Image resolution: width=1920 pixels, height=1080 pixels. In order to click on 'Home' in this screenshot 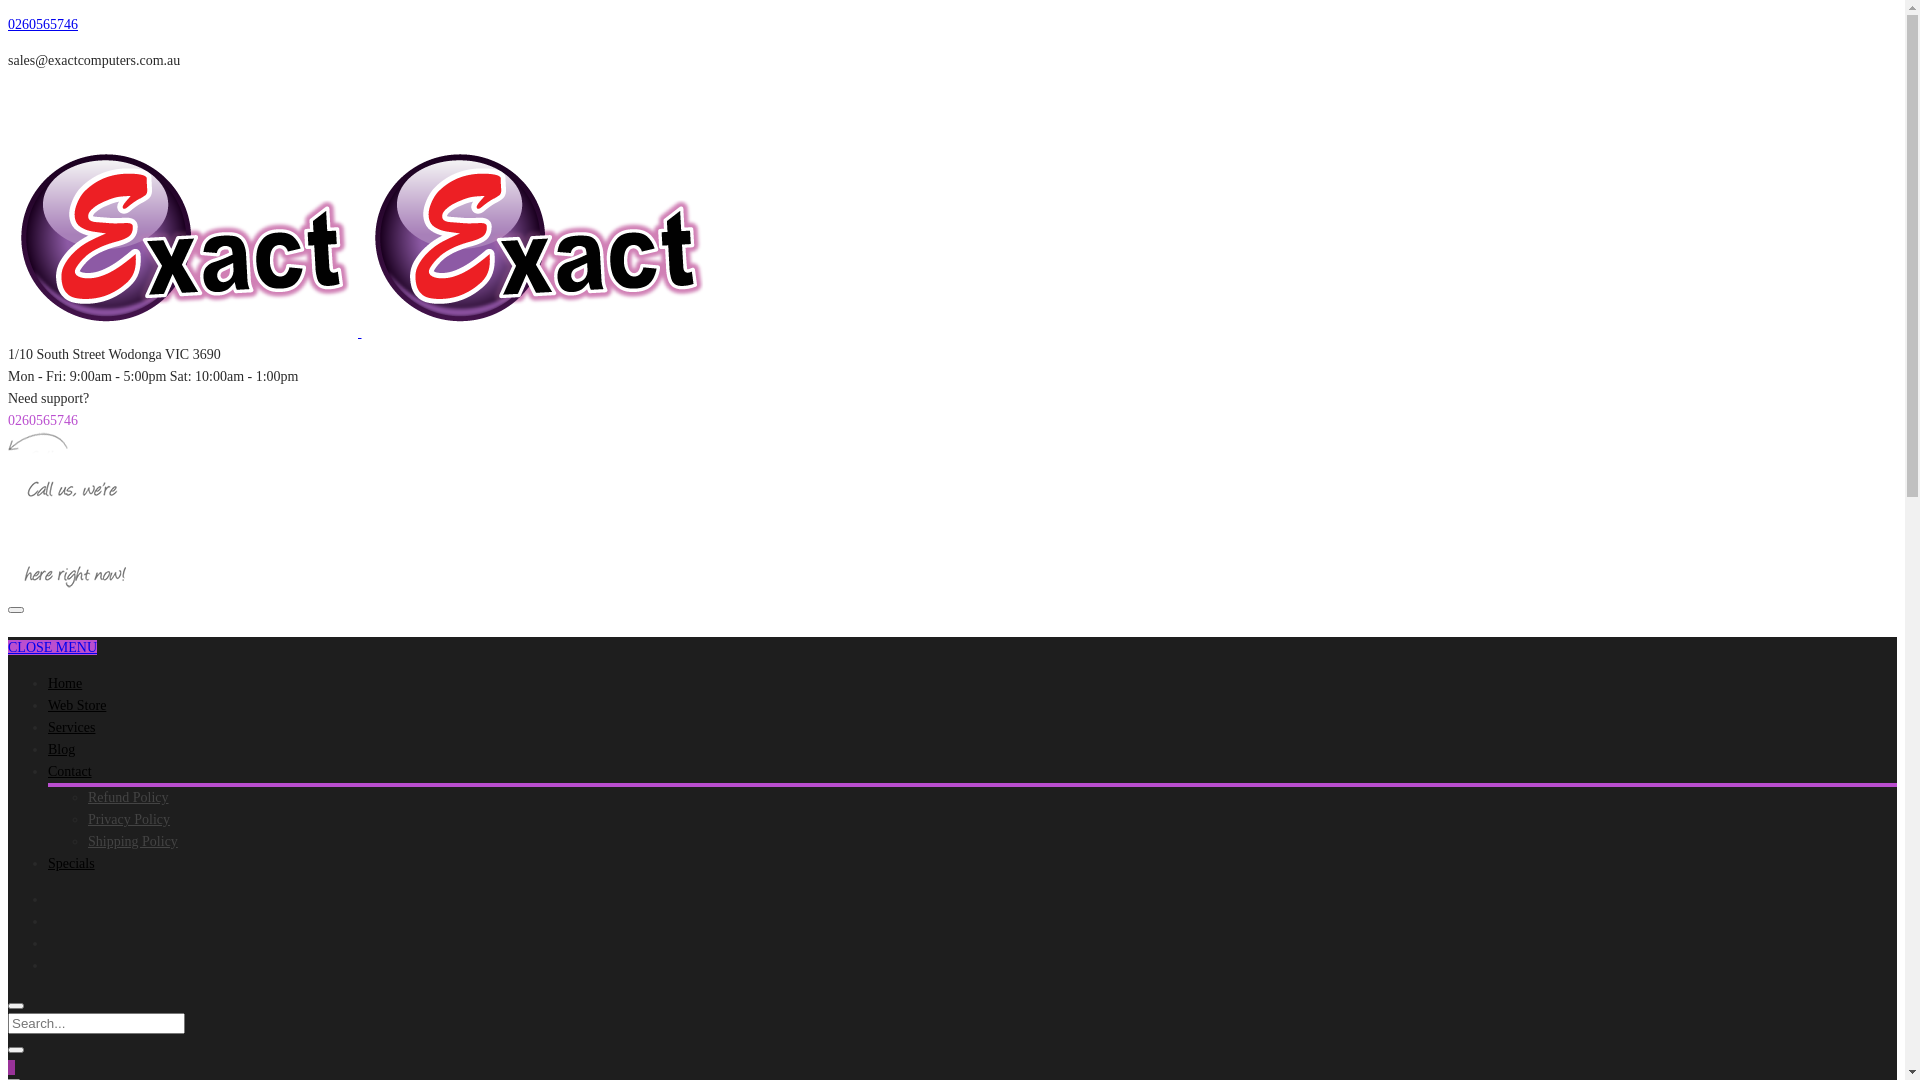, I will do `click(65, 682)`.